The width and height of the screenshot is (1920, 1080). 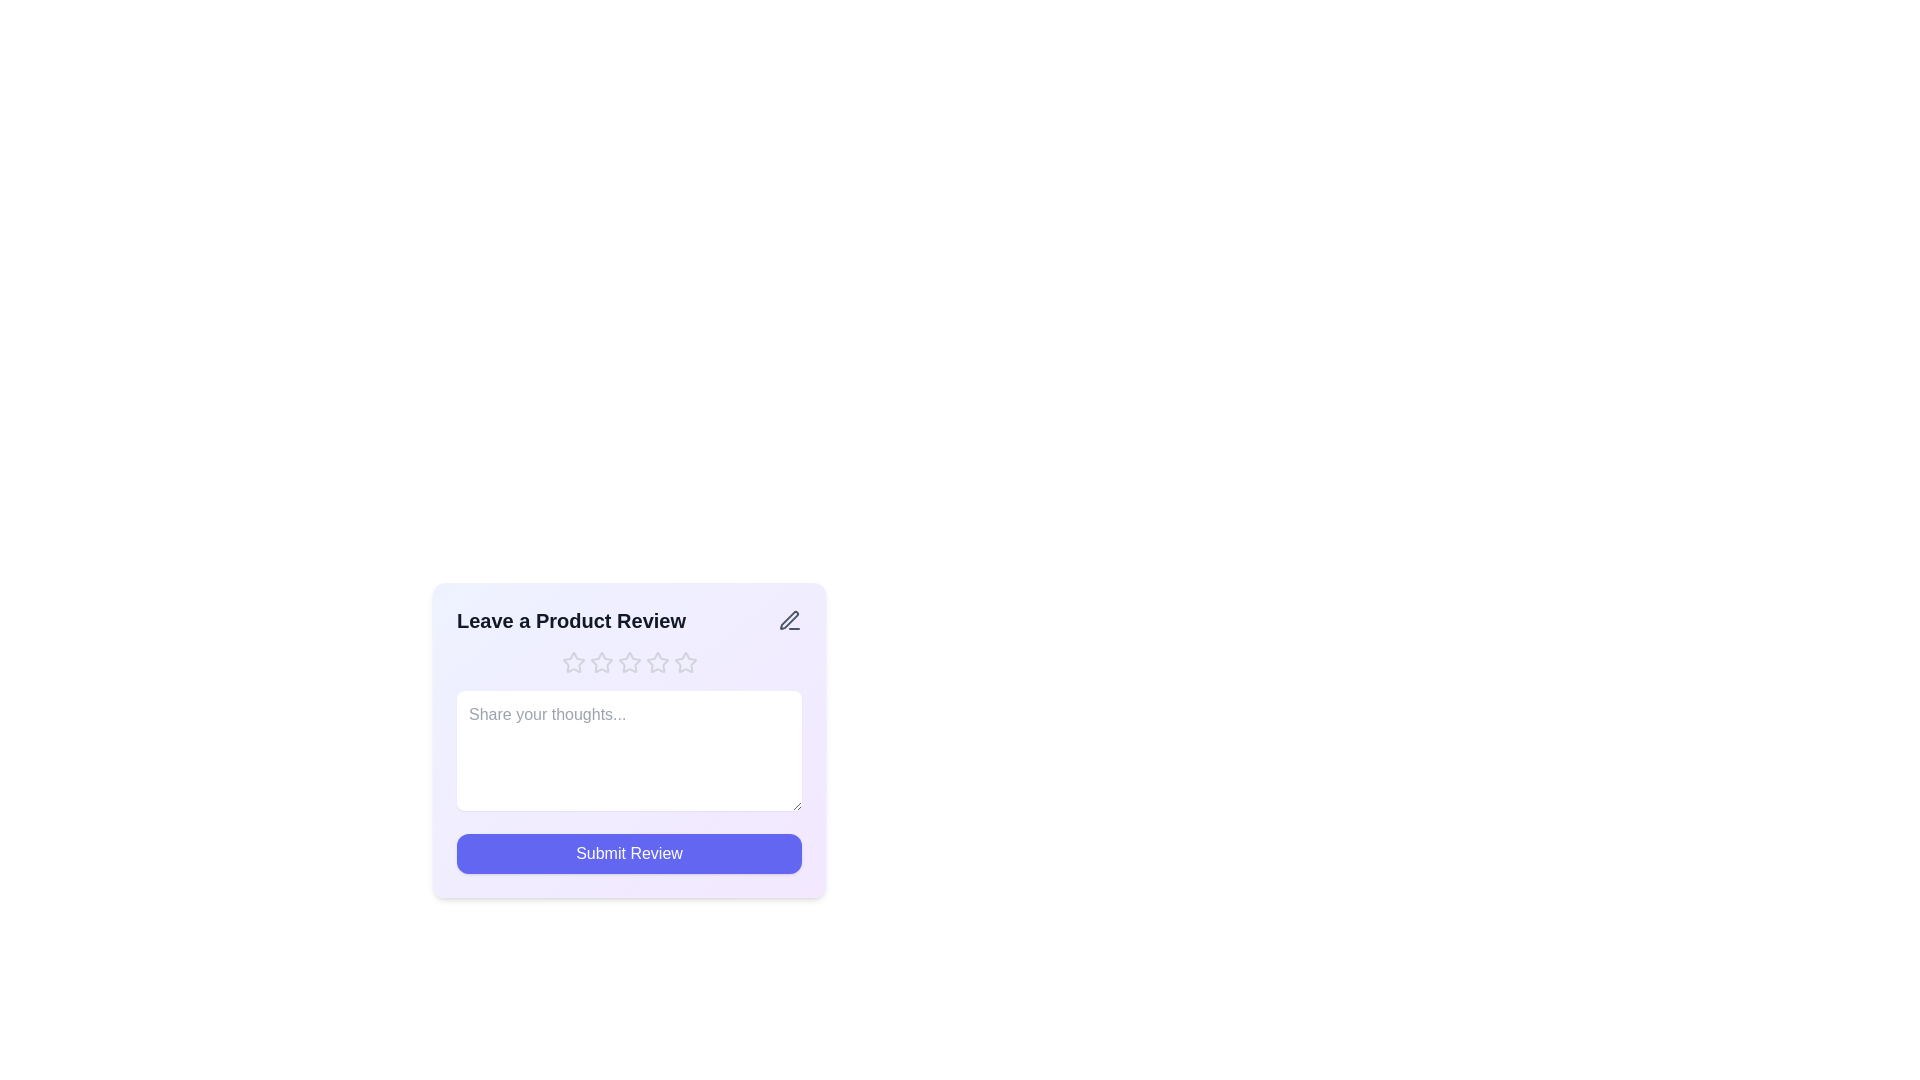 What do you see at coordinates (657, 663) in the screenshot?
I see `the star corresponding to the rating 4 to set the rating` at bounding box center [657, 663].